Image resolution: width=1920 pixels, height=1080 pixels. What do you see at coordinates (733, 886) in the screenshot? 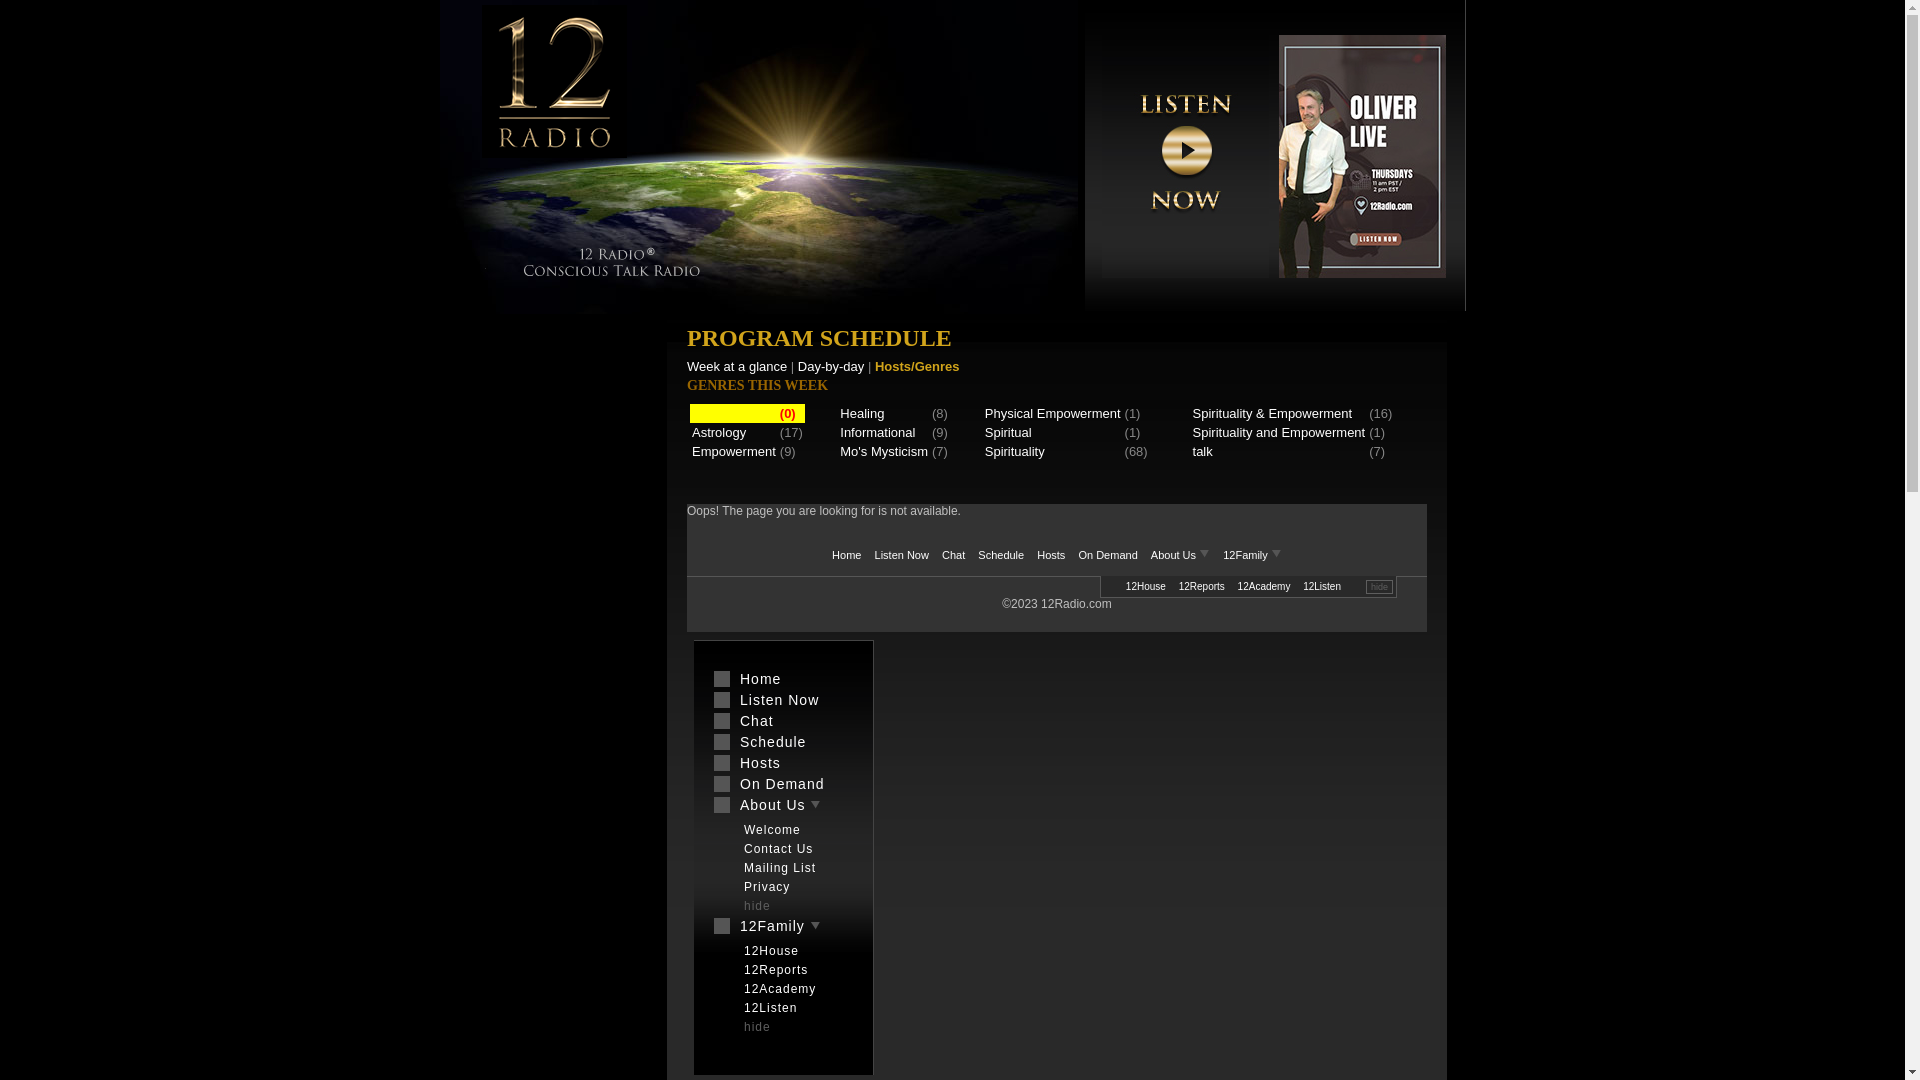
I see `'Privacy'` at bounding box center [733, 886].